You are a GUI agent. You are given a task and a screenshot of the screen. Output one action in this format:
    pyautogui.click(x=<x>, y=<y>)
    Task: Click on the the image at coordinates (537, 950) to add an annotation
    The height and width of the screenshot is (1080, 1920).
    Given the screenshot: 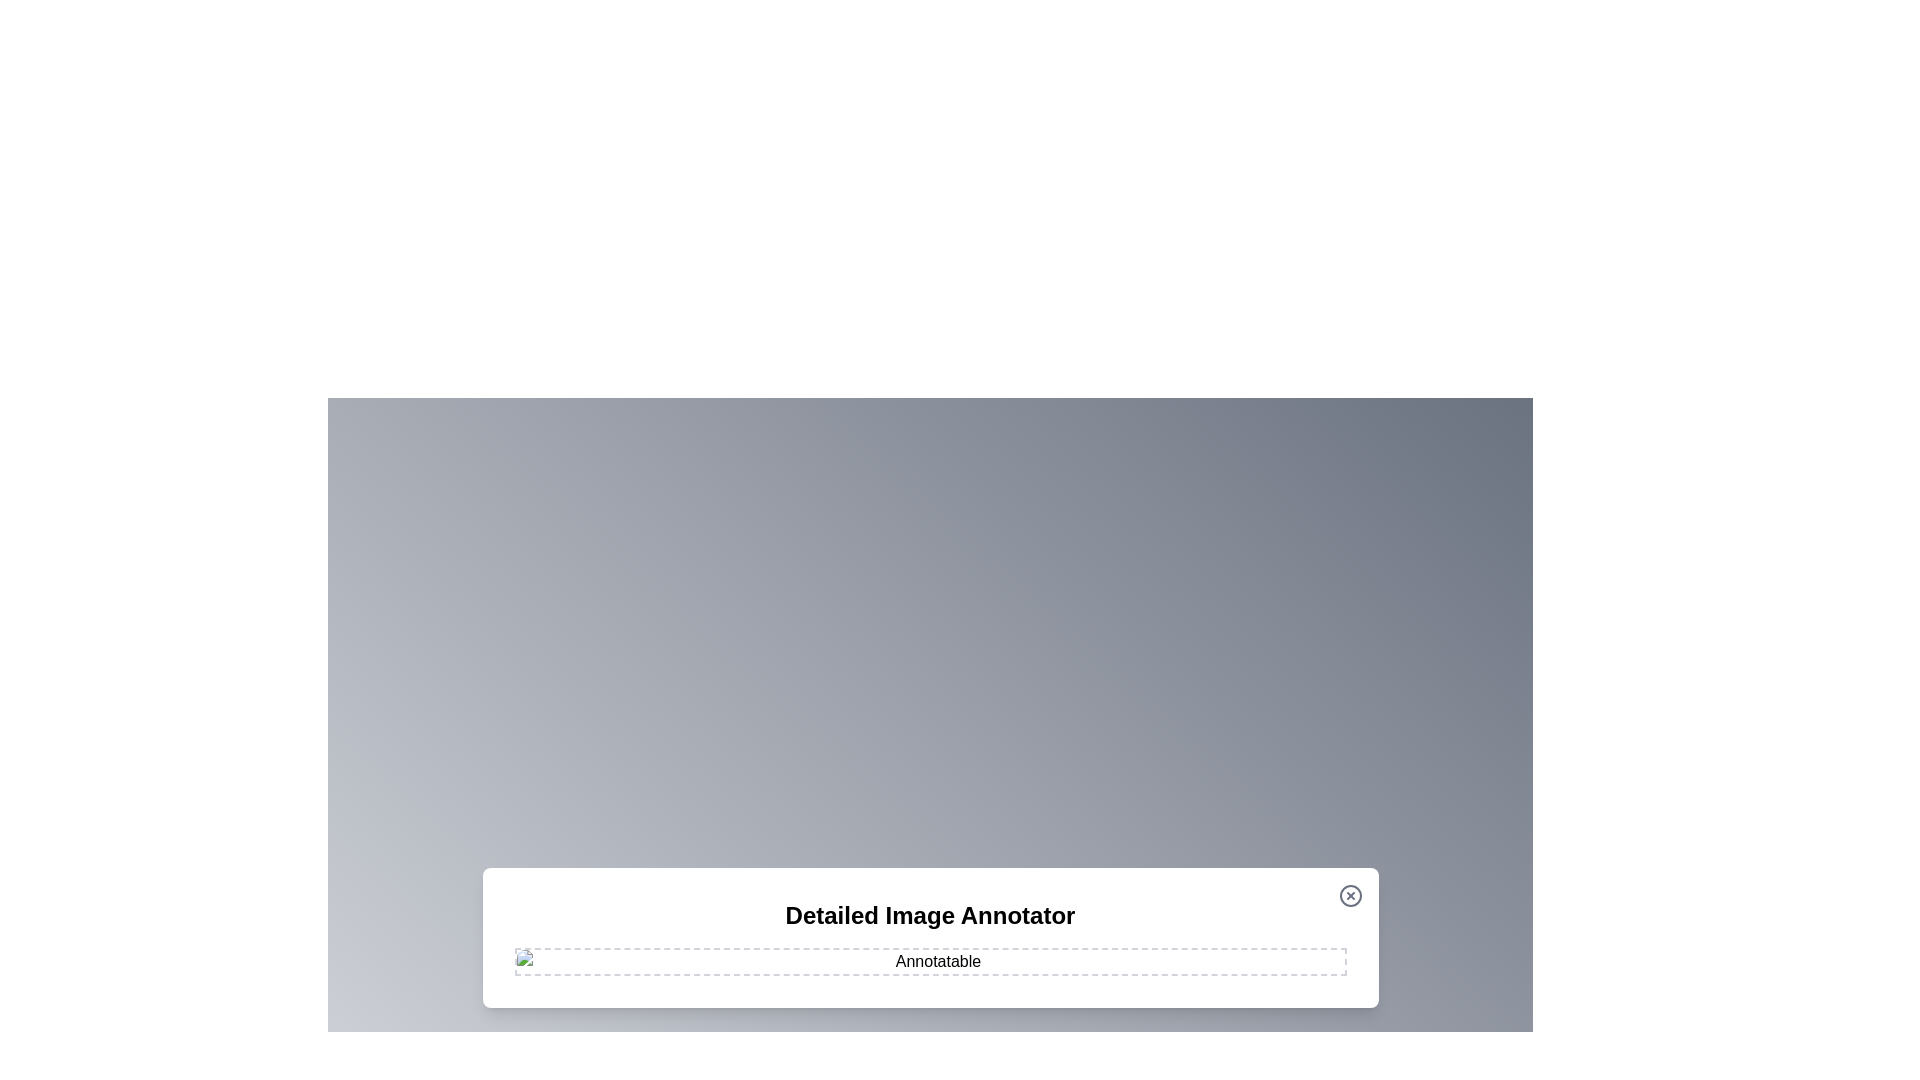 What is the action you would take?
    pyautogui.click(x=537, y=948)
    